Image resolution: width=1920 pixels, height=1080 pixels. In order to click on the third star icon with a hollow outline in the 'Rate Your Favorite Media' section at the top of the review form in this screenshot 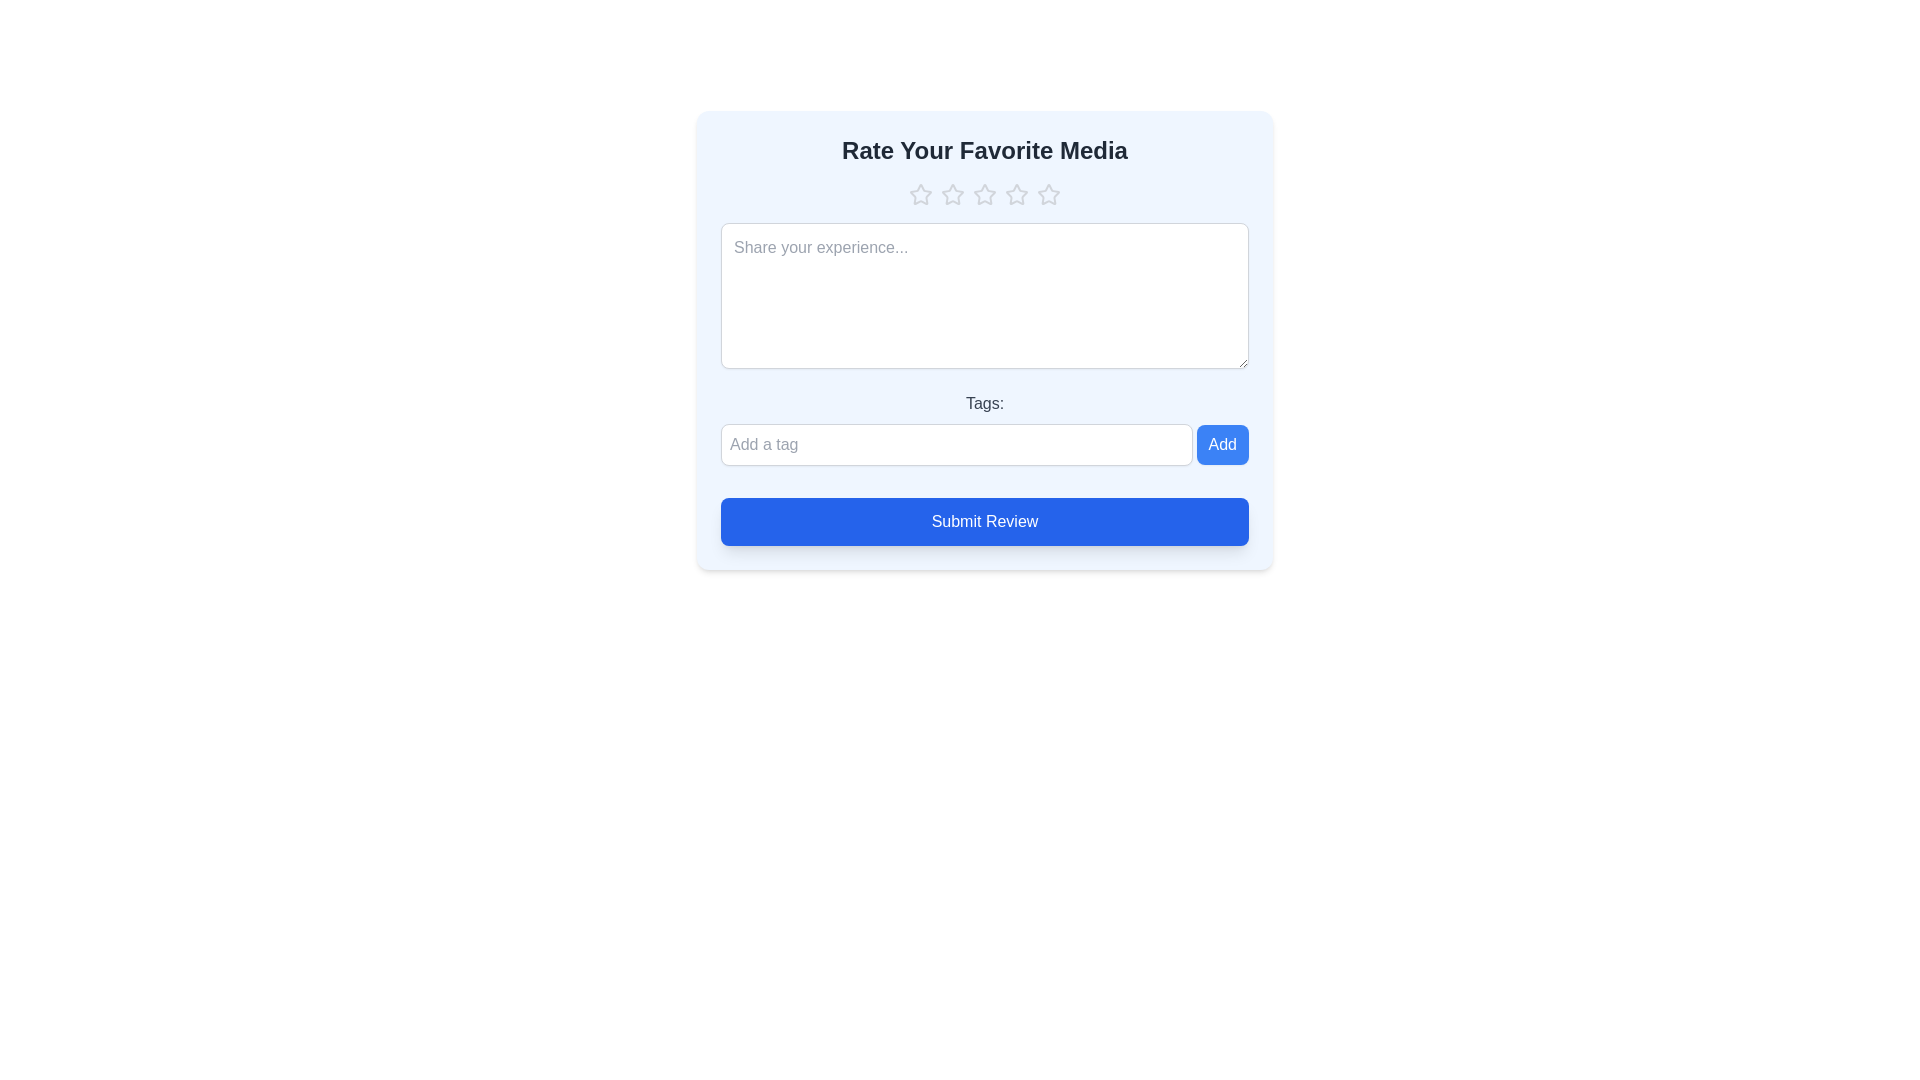, I will do `click(1017, 194)`.